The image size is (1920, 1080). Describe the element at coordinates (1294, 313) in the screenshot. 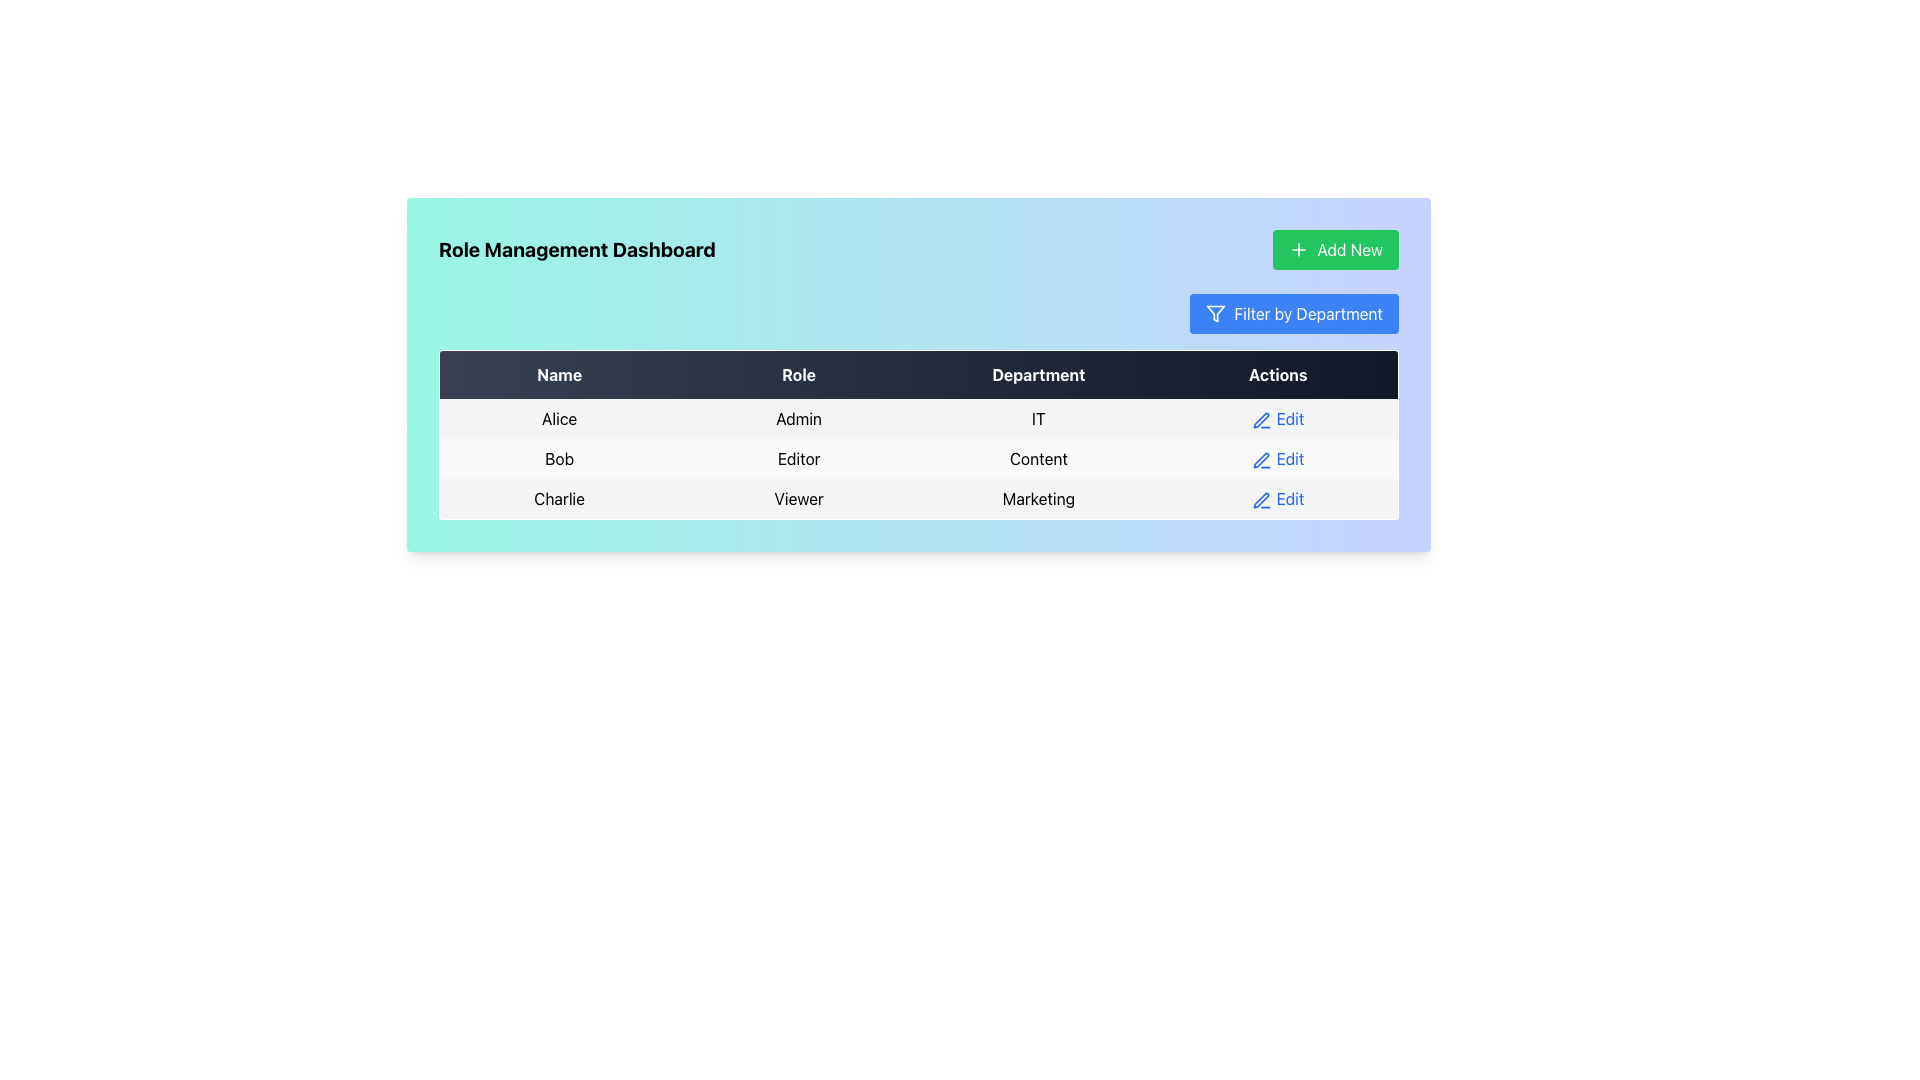

I see `the button labeled 'Filter by Department' which has a blue background and a funnel icon to apply a filter` at that location.